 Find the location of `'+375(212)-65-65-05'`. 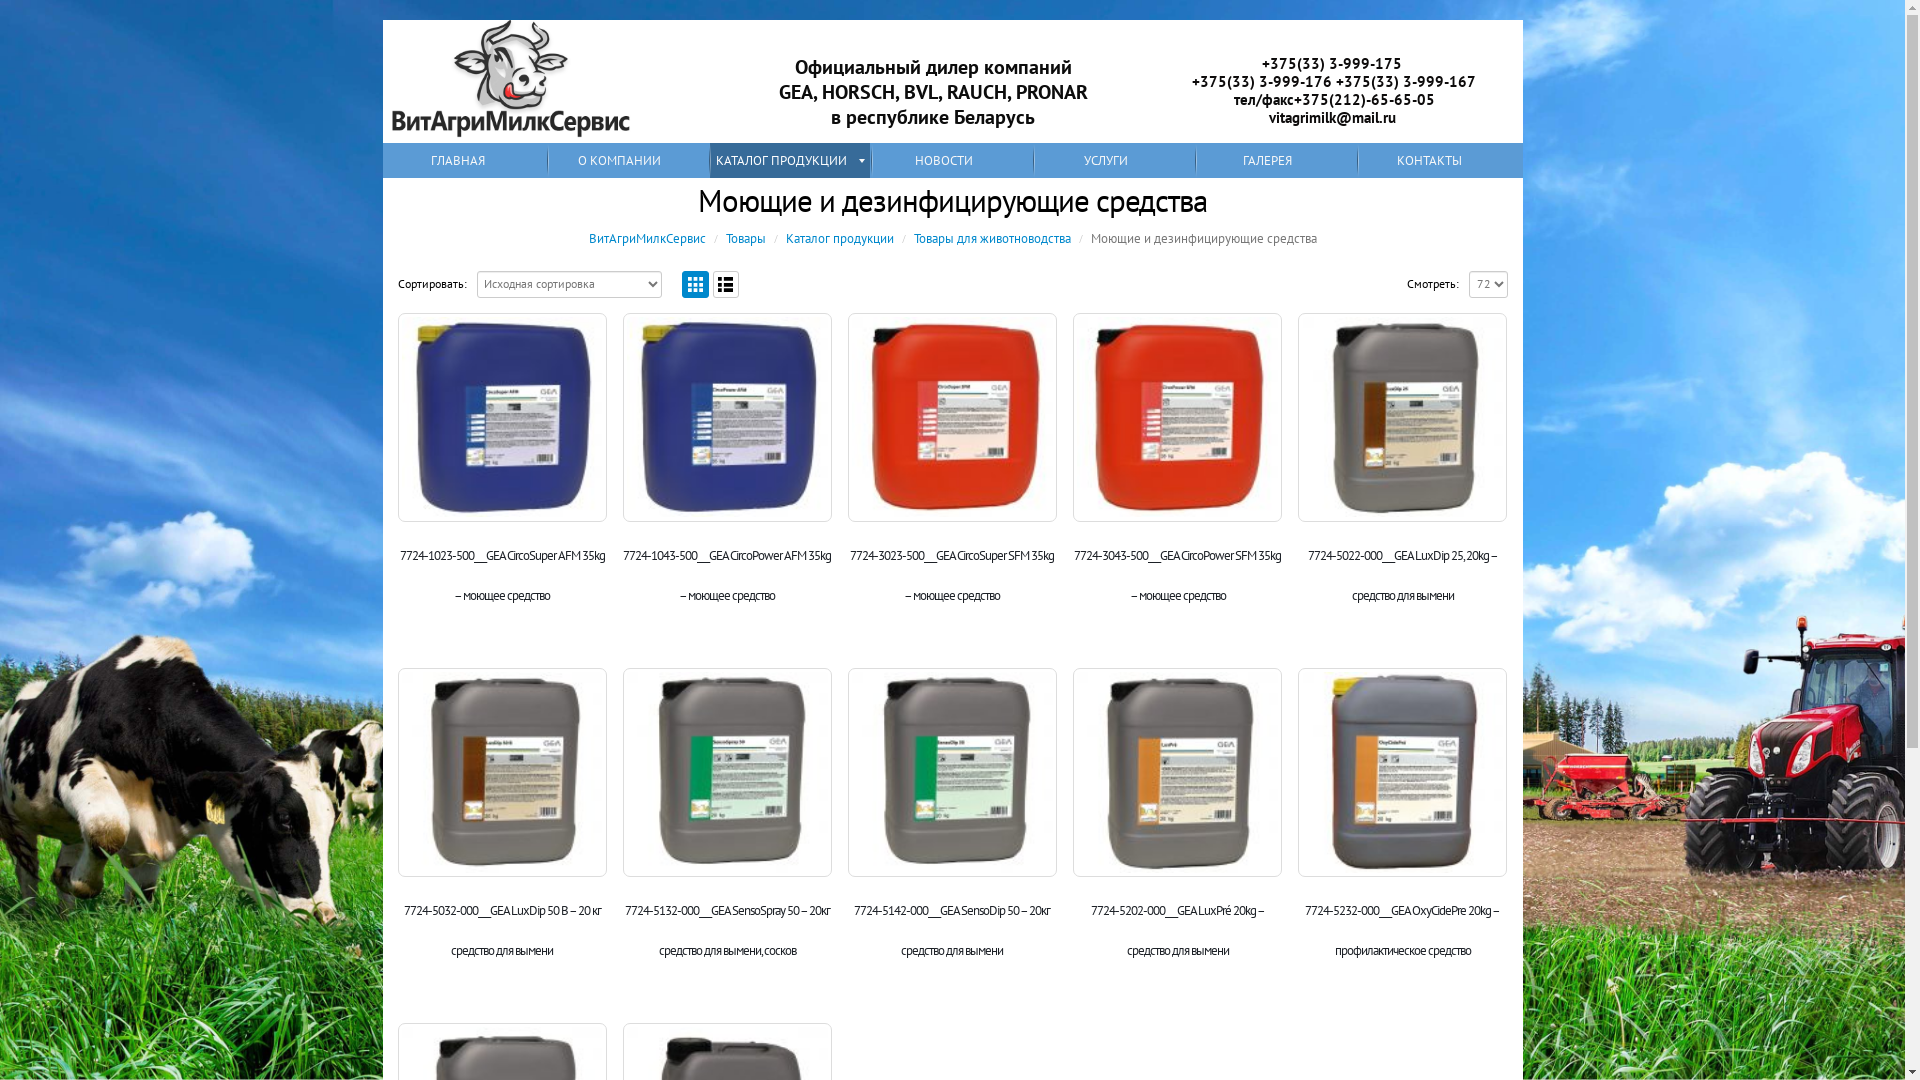

'+375(212)-65-65-05' is located at coordinates (1363, 99).